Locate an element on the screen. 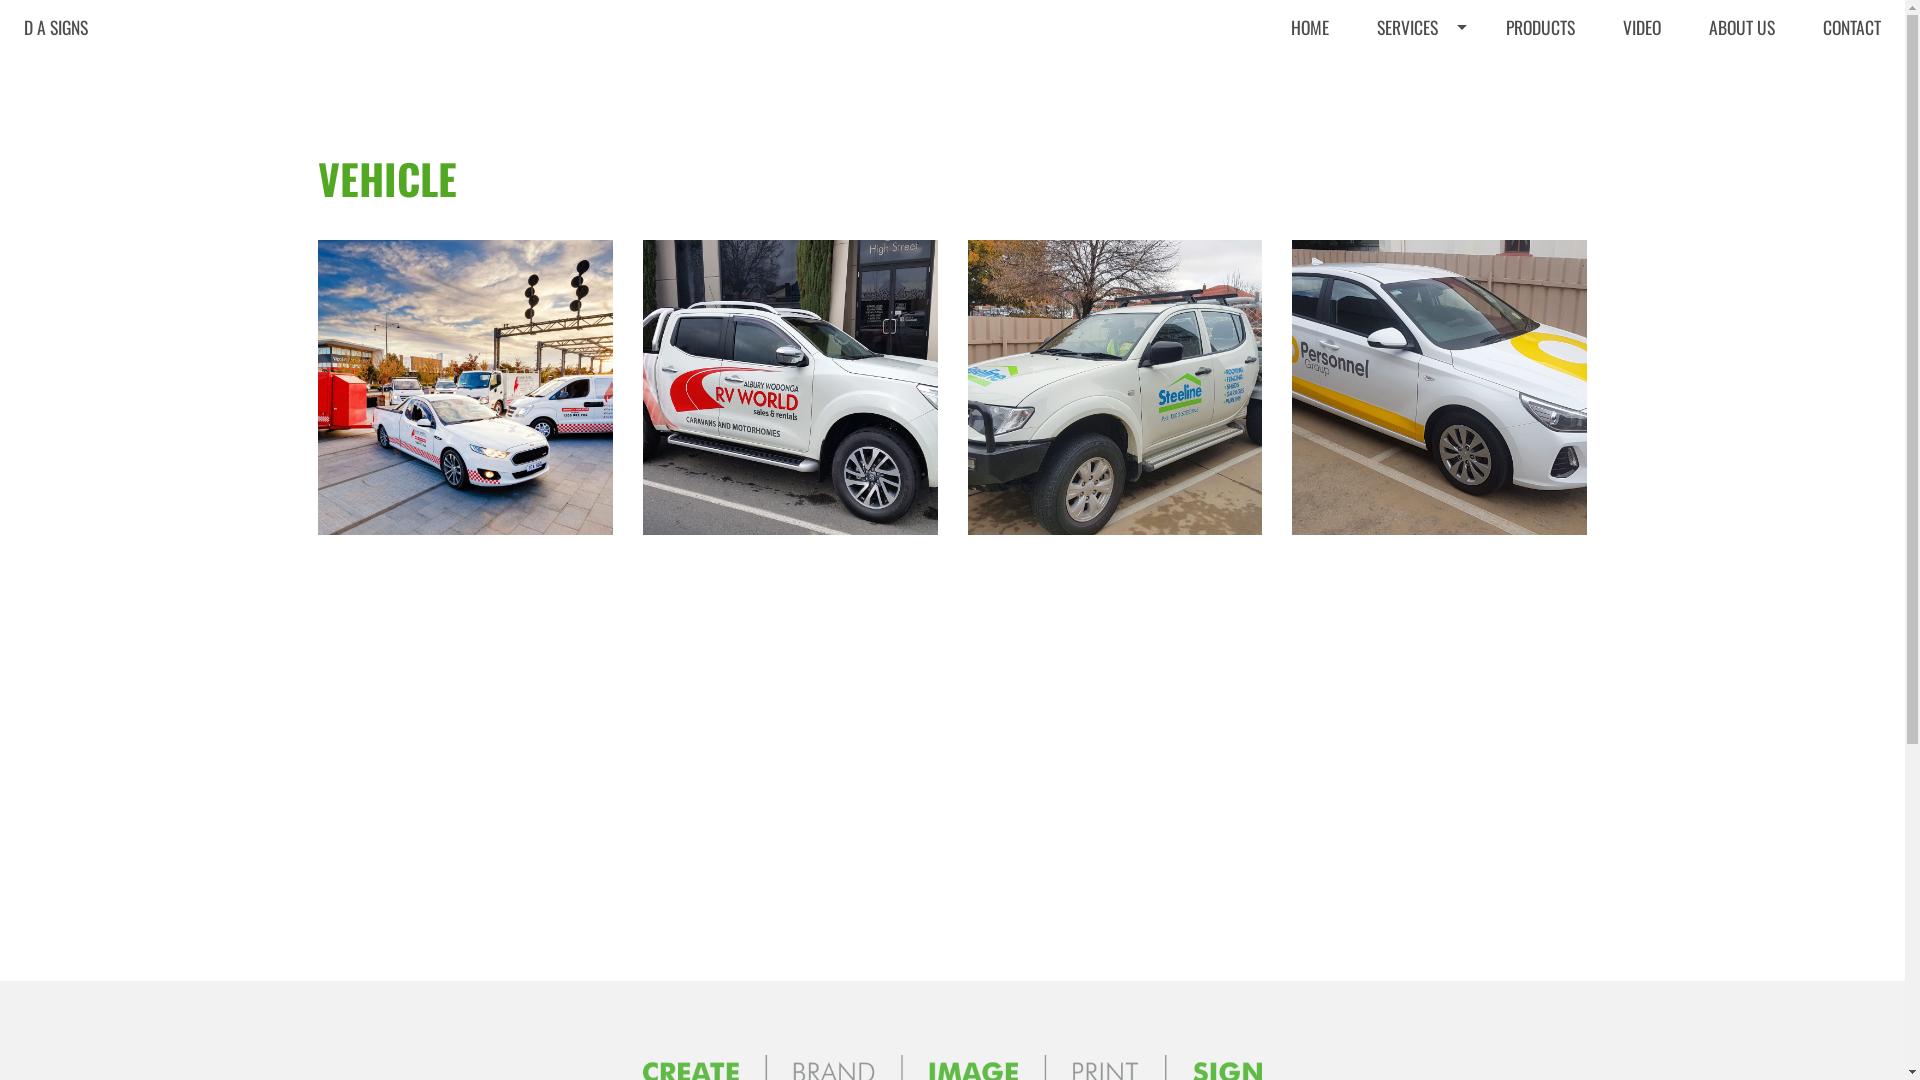  'SERVICES' is located at coordinates (1416, 27).